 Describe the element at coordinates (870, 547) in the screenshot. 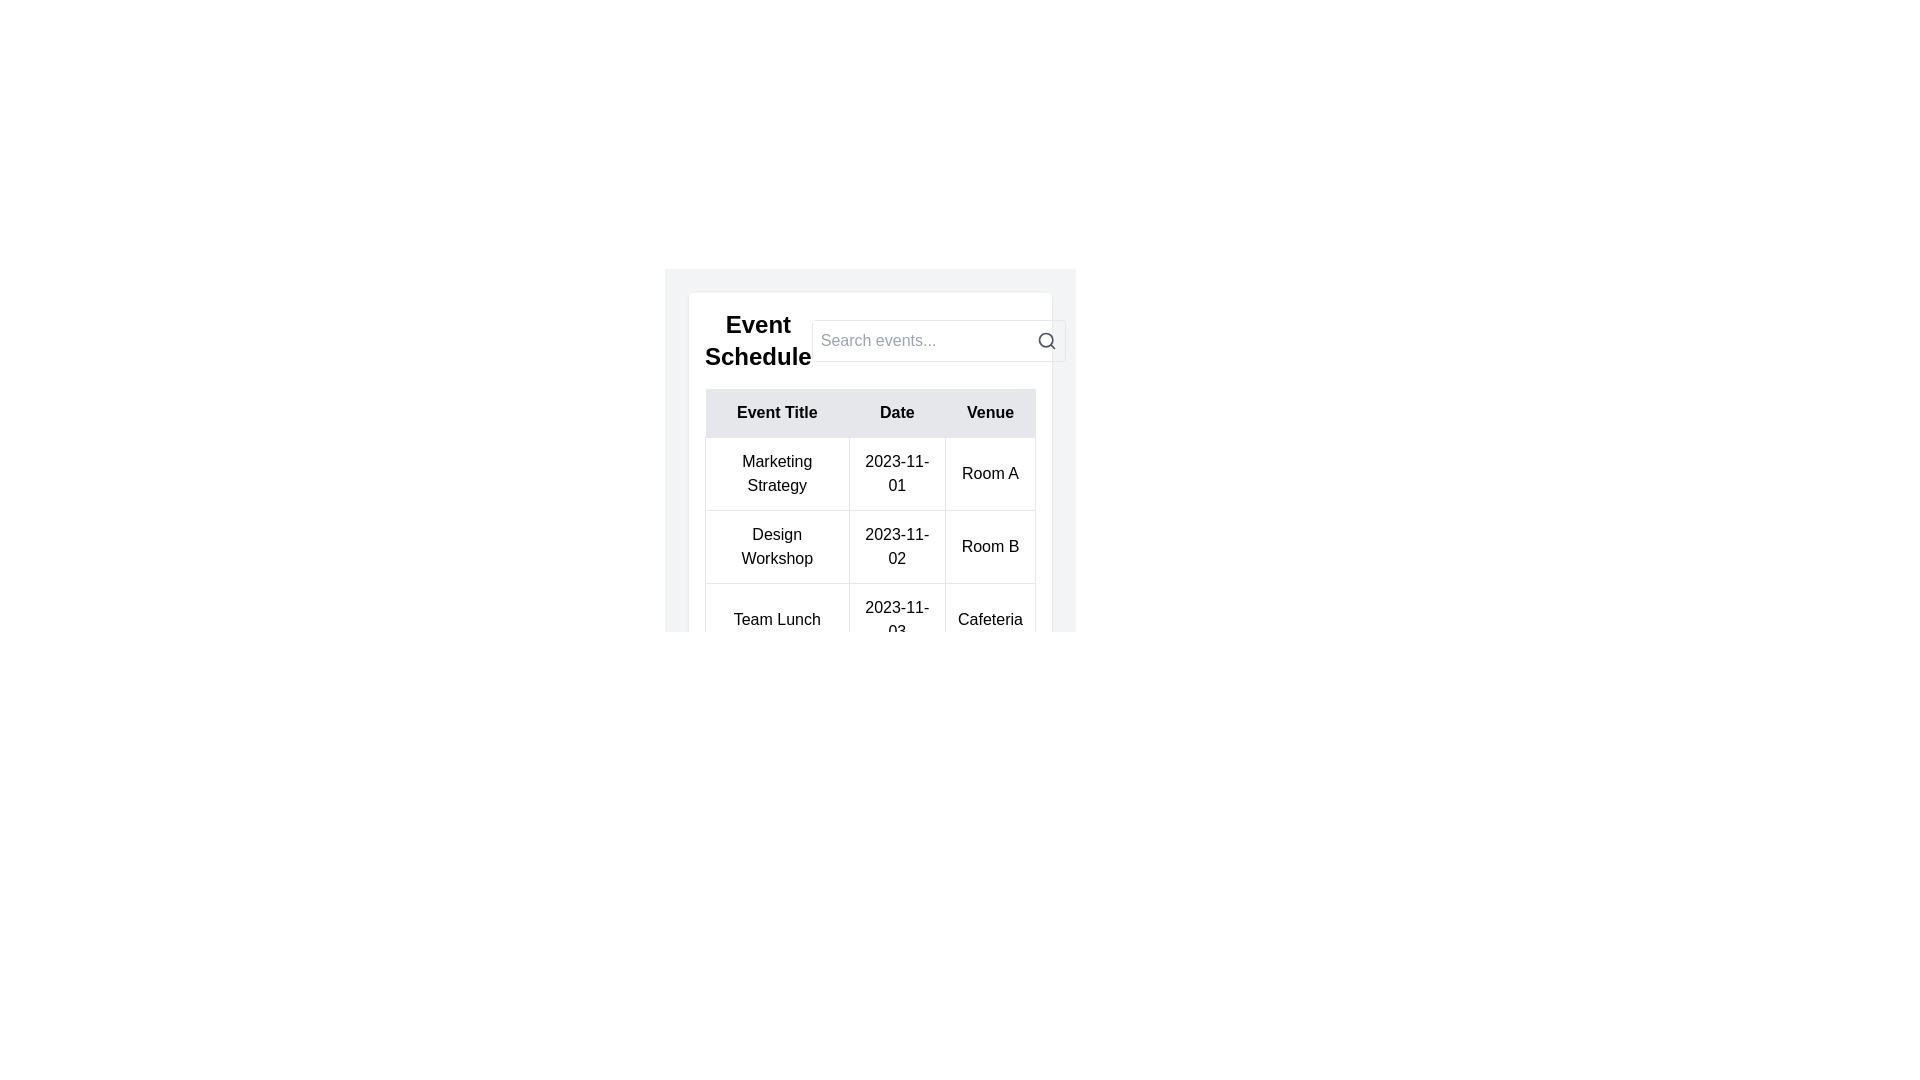

I see `the text content of the static list item displaying event details for 'Design Workshop' located in the second row of the schedule table` at that location.